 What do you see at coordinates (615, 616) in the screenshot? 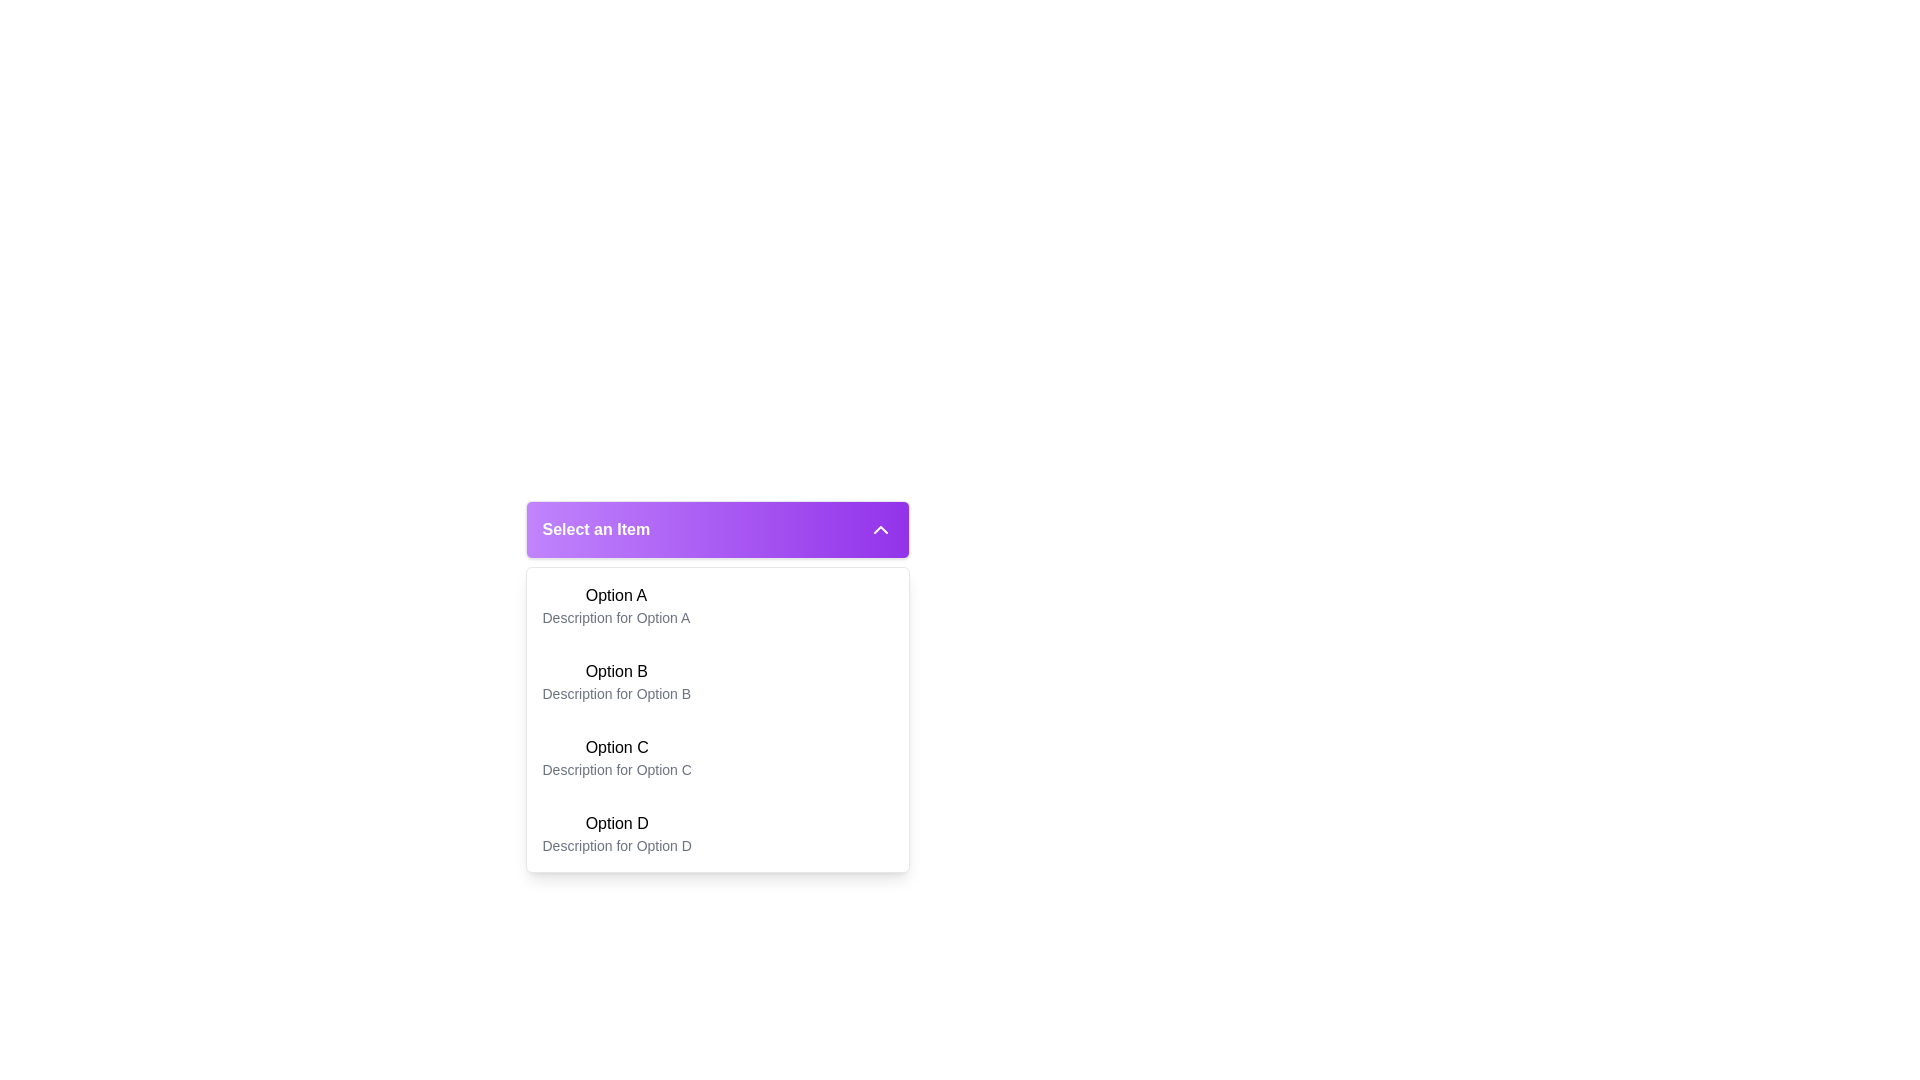
I see `the text label reading 'Description for Option A,' which is styled in a small, light gray font and located beneath the bold text 'Option A' in the dropdown menu` at bounding box center [615, 616].